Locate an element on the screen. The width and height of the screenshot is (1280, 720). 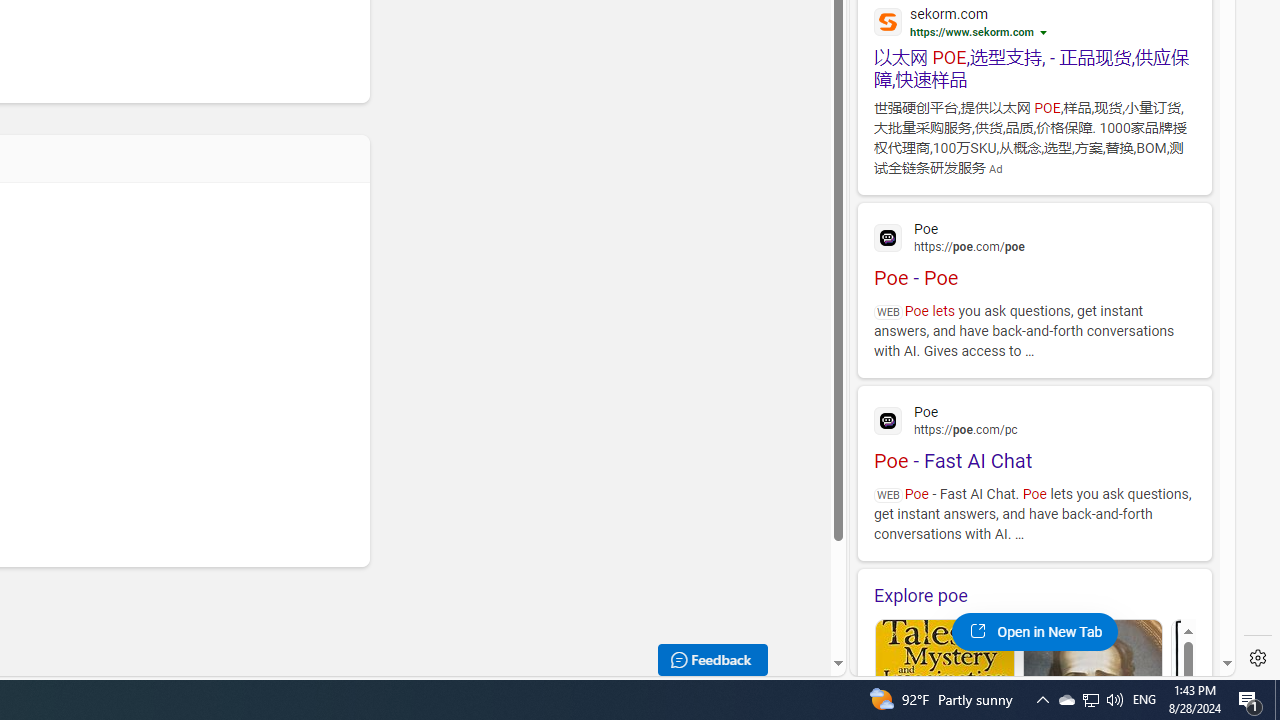
'https://www.sekorm.com' is located at coordinates (972, 32).